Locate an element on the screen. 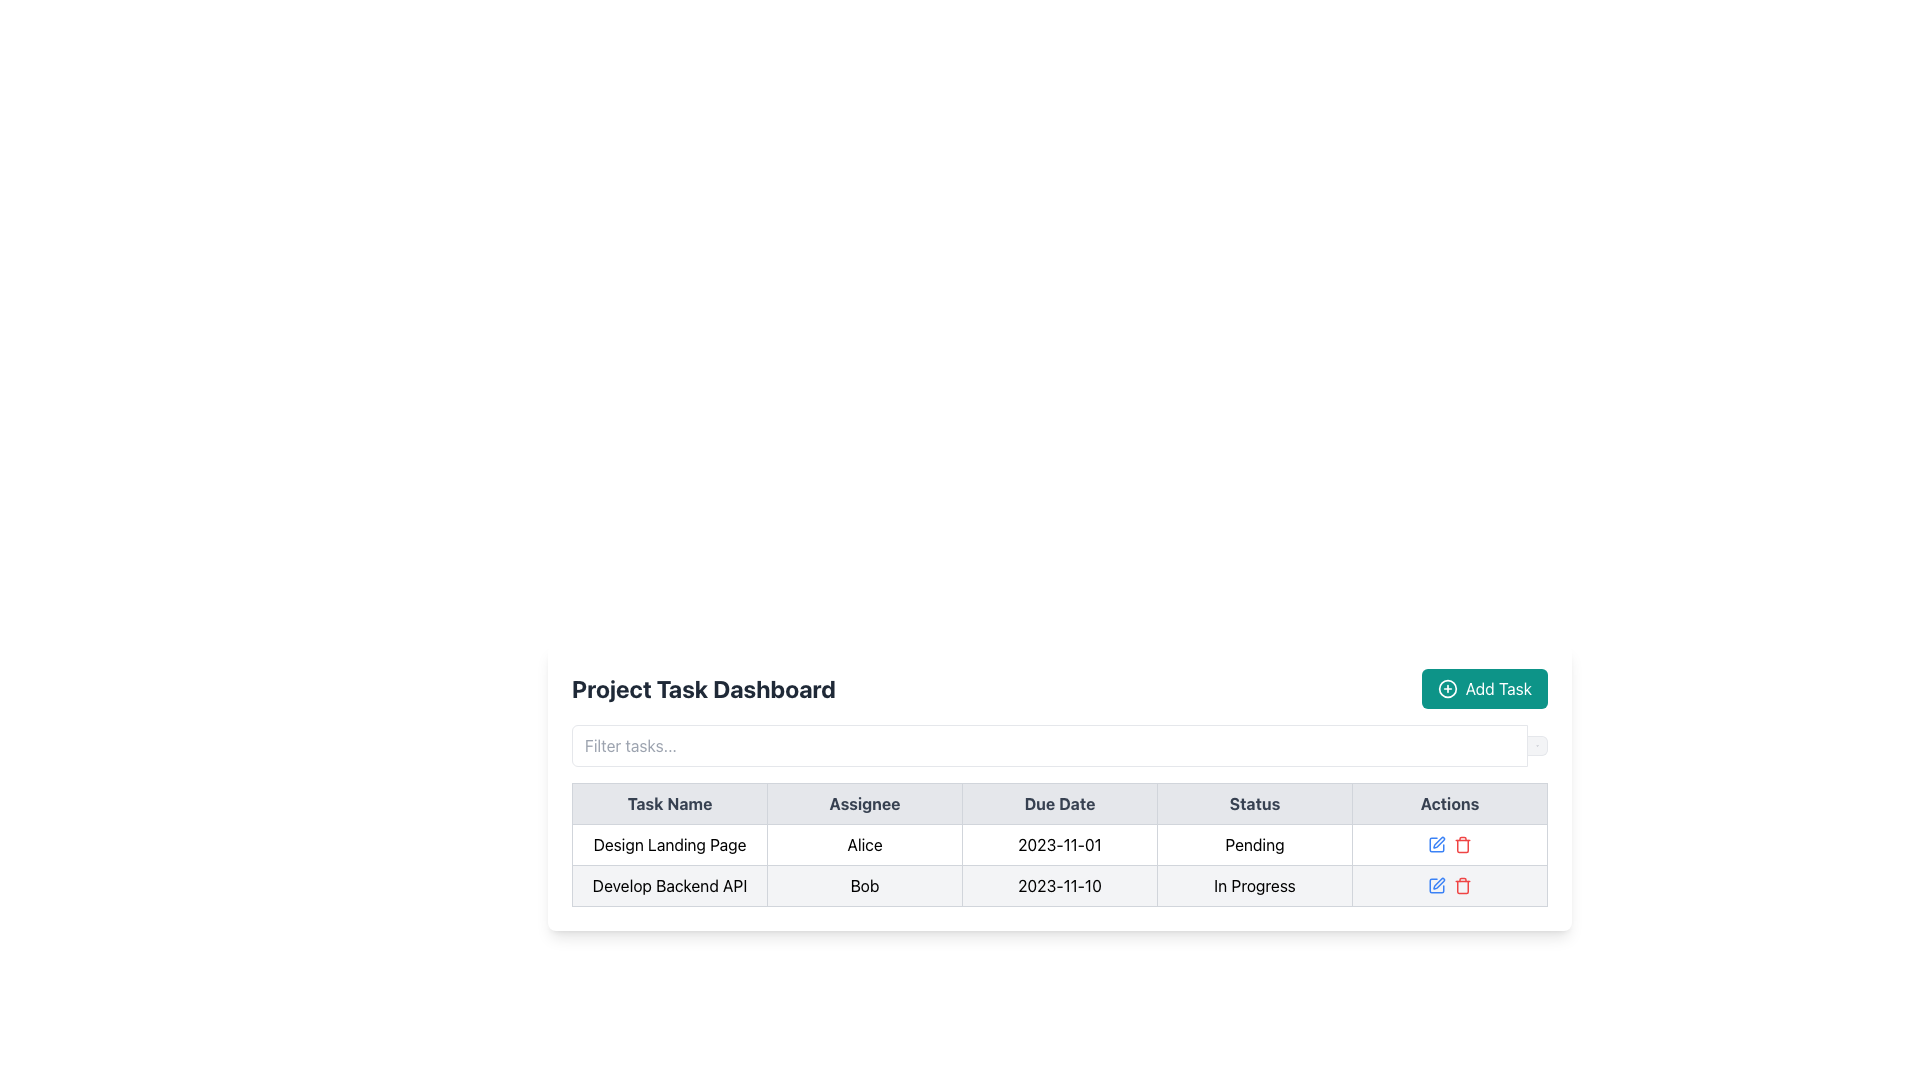 The height and width of the screenshot is (1080, 1920). the 'Assignee' Table Header, which is the second header in a row of five headers in the table, located between 'Task Name' and 'Due Date' is located at coordinates (864, 802).